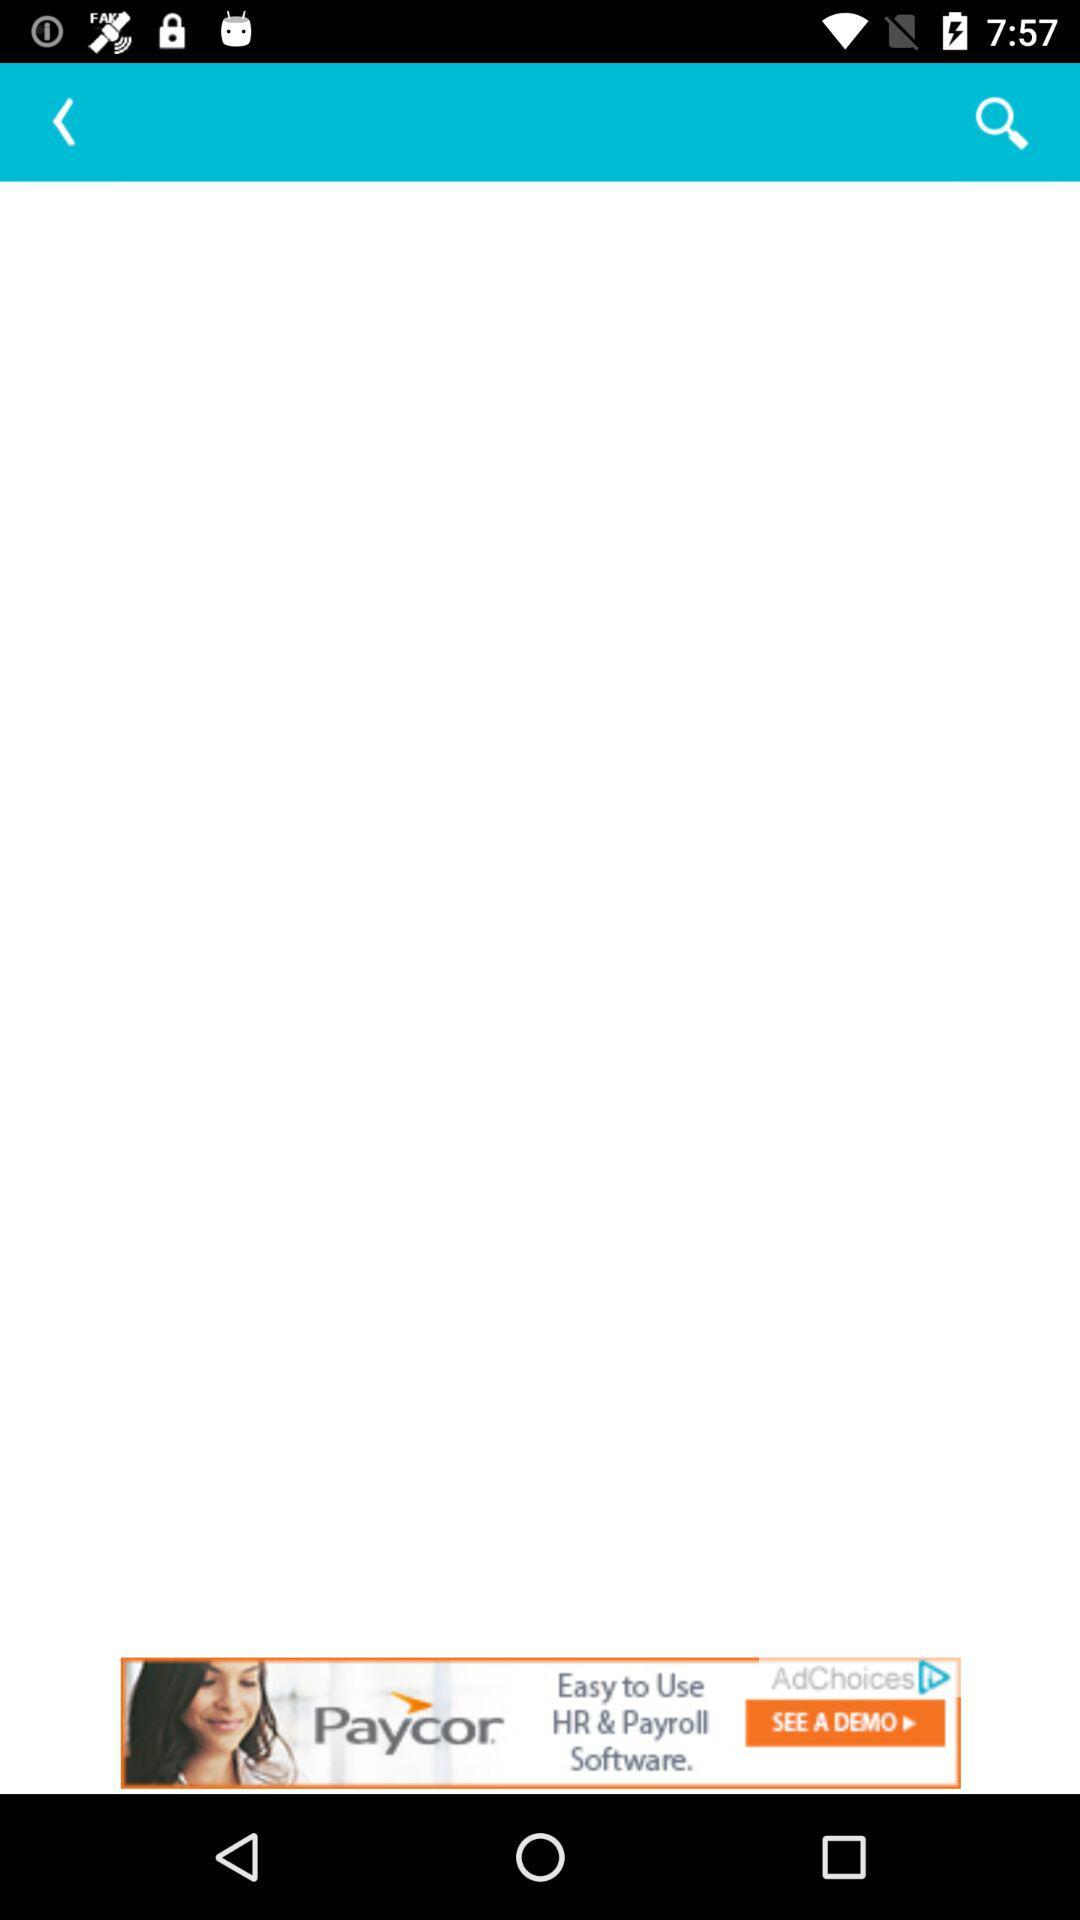  What do you see at coordinates (540, 915) in the screenshot?
I see `blank page` at bounding box center [540, 915].